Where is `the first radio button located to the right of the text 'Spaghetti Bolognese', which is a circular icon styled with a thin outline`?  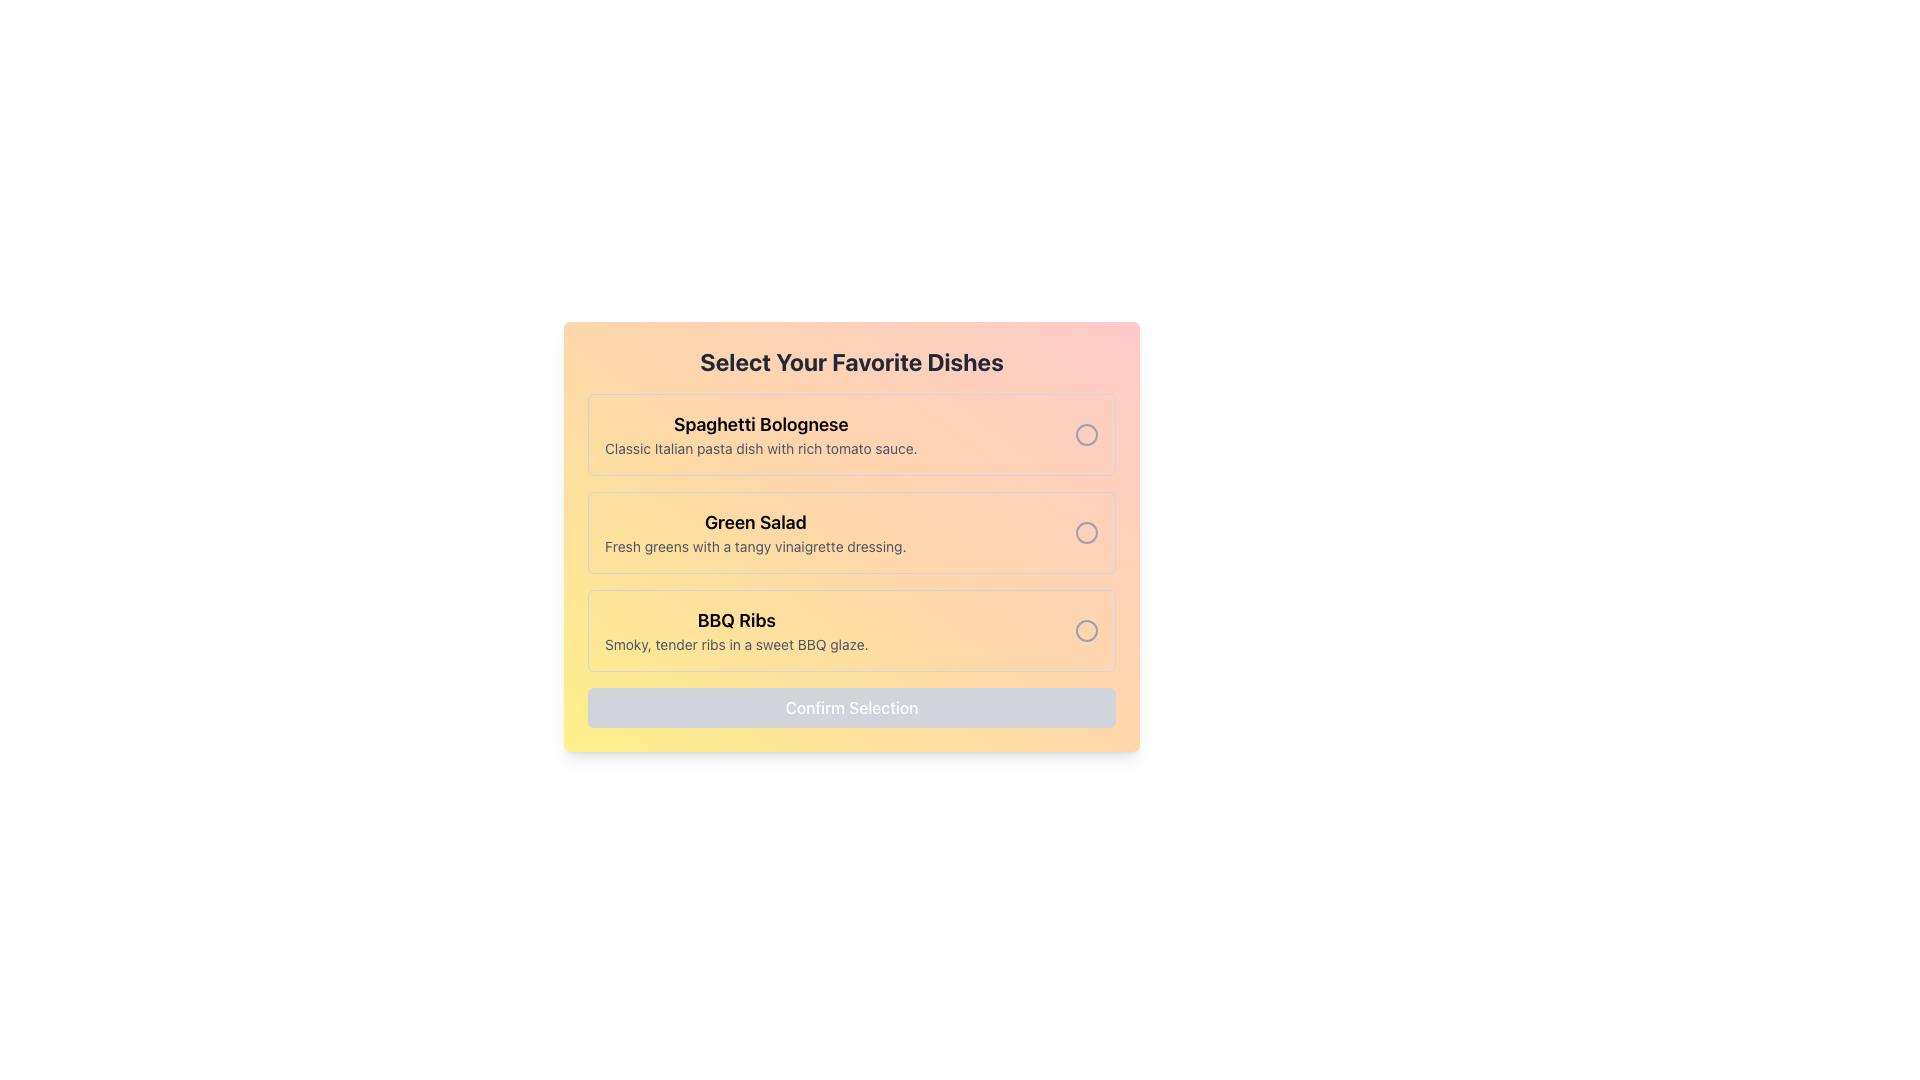 the first radio button located to the right of the text 'Spaghetti Bolognese', which is a circular icon styled with a thin outline is located at coordinates (1085, 434).